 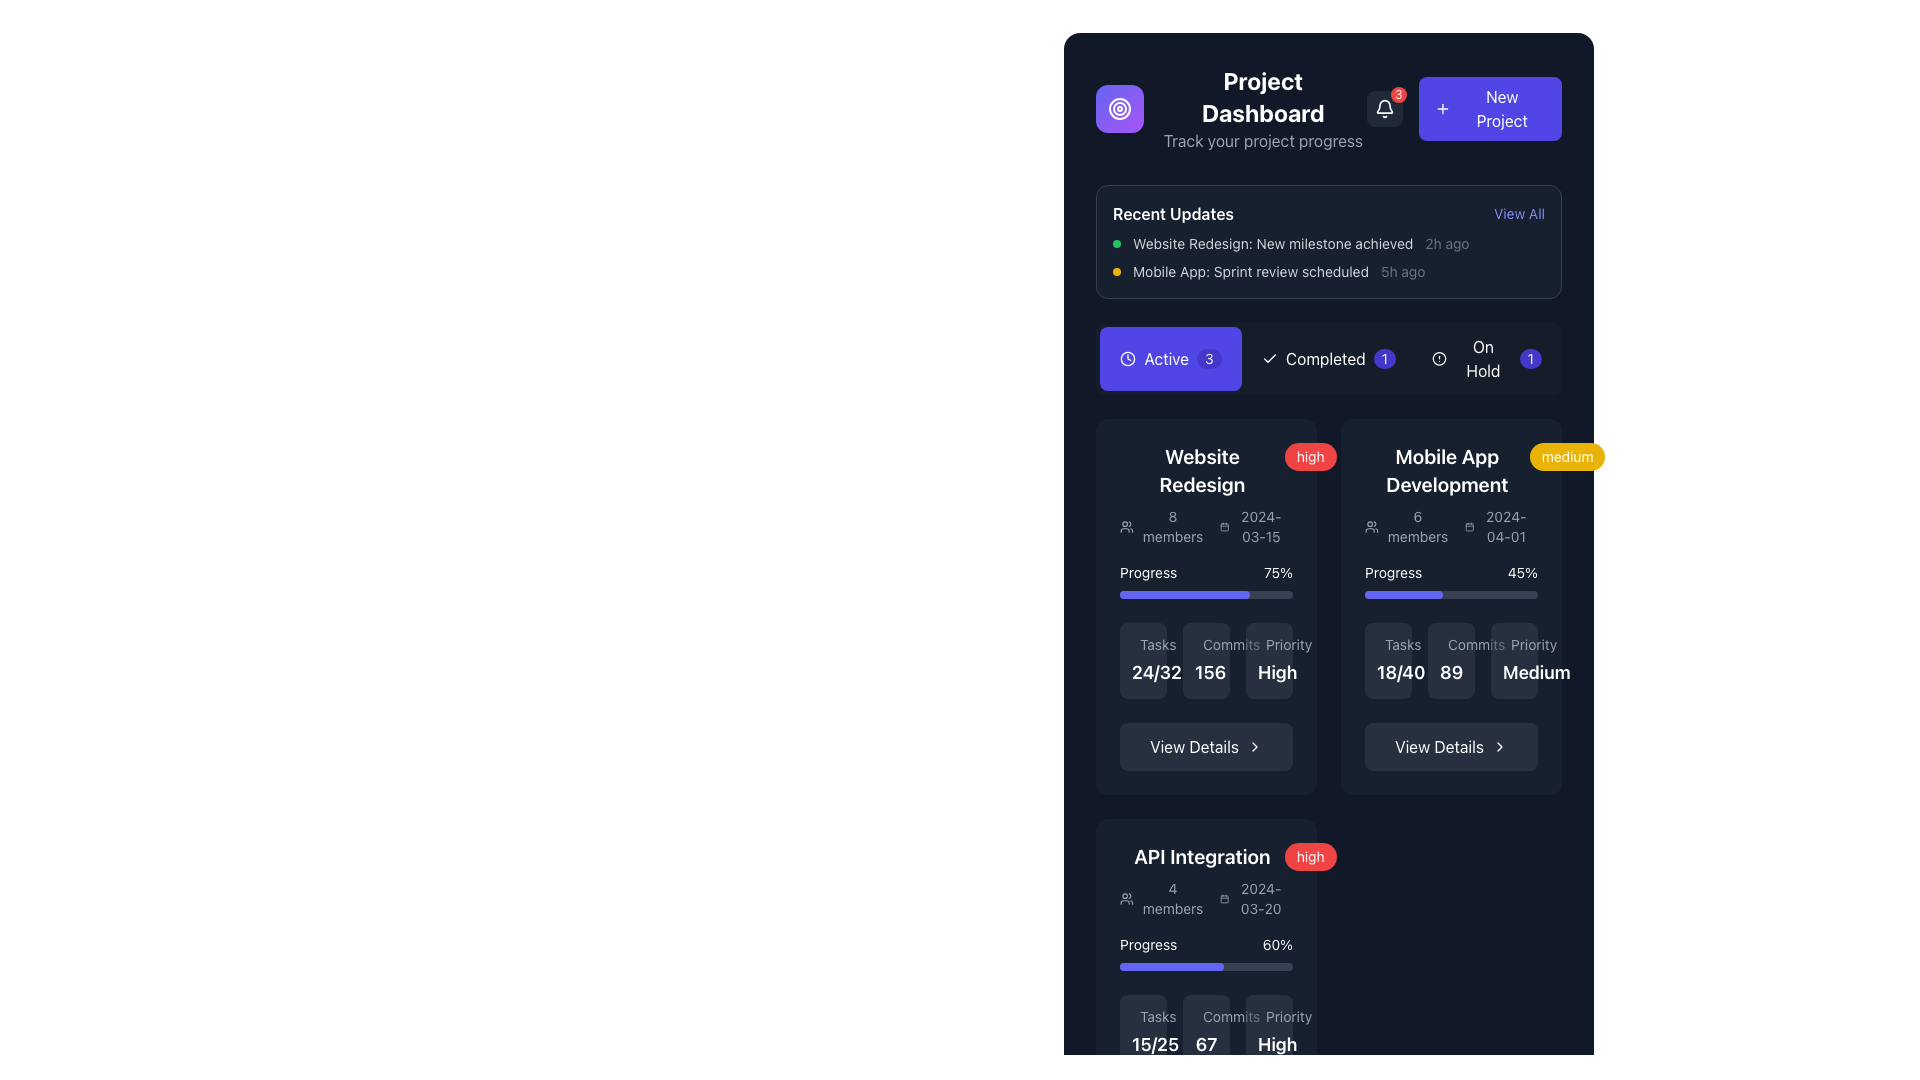 What do you see at coordinates (1451, 581) in the screenshot?
I see `the progress percentage displayed on the progress bar labeled 'Progress' at the center of the second project card` at bounding box center [1451, 581].